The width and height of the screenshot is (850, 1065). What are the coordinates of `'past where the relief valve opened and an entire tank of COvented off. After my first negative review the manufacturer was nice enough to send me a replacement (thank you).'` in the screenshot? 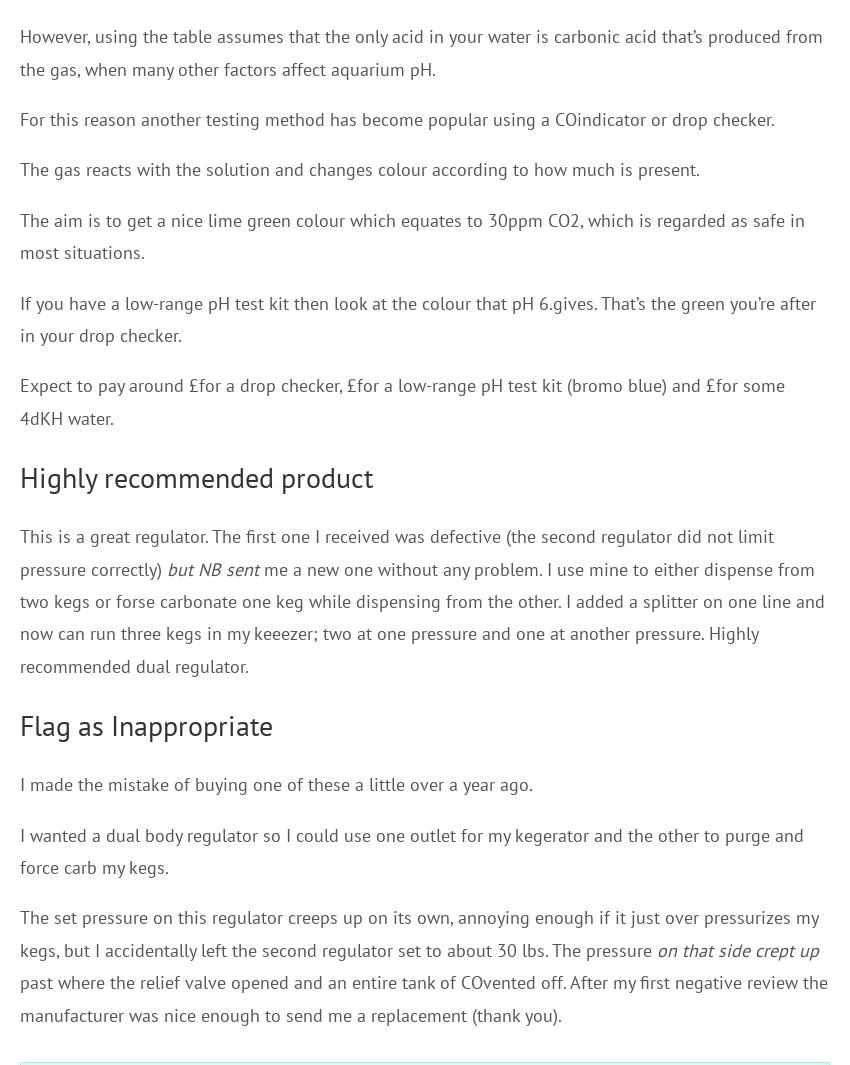 It's located at (423, 998).